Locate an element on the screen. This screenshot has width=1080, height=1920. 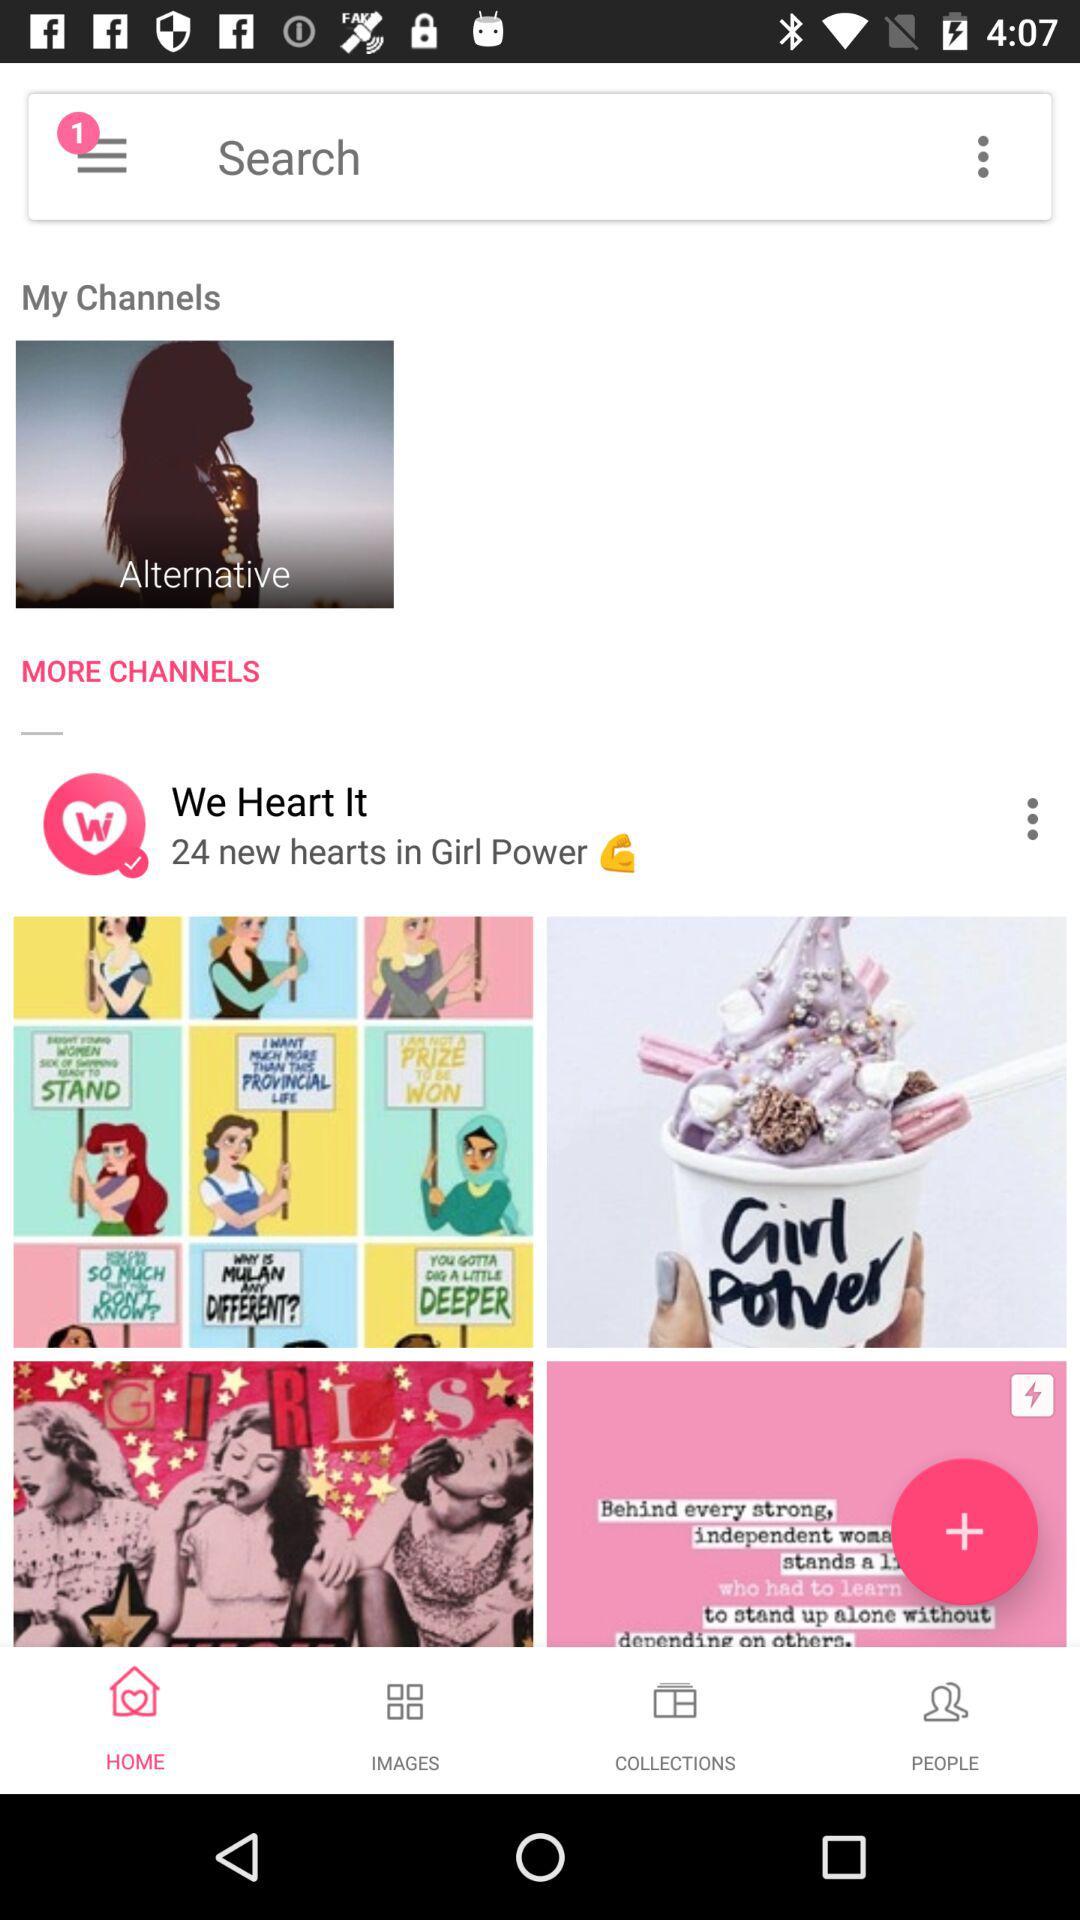
photo is located at coordinates (963, 1530).